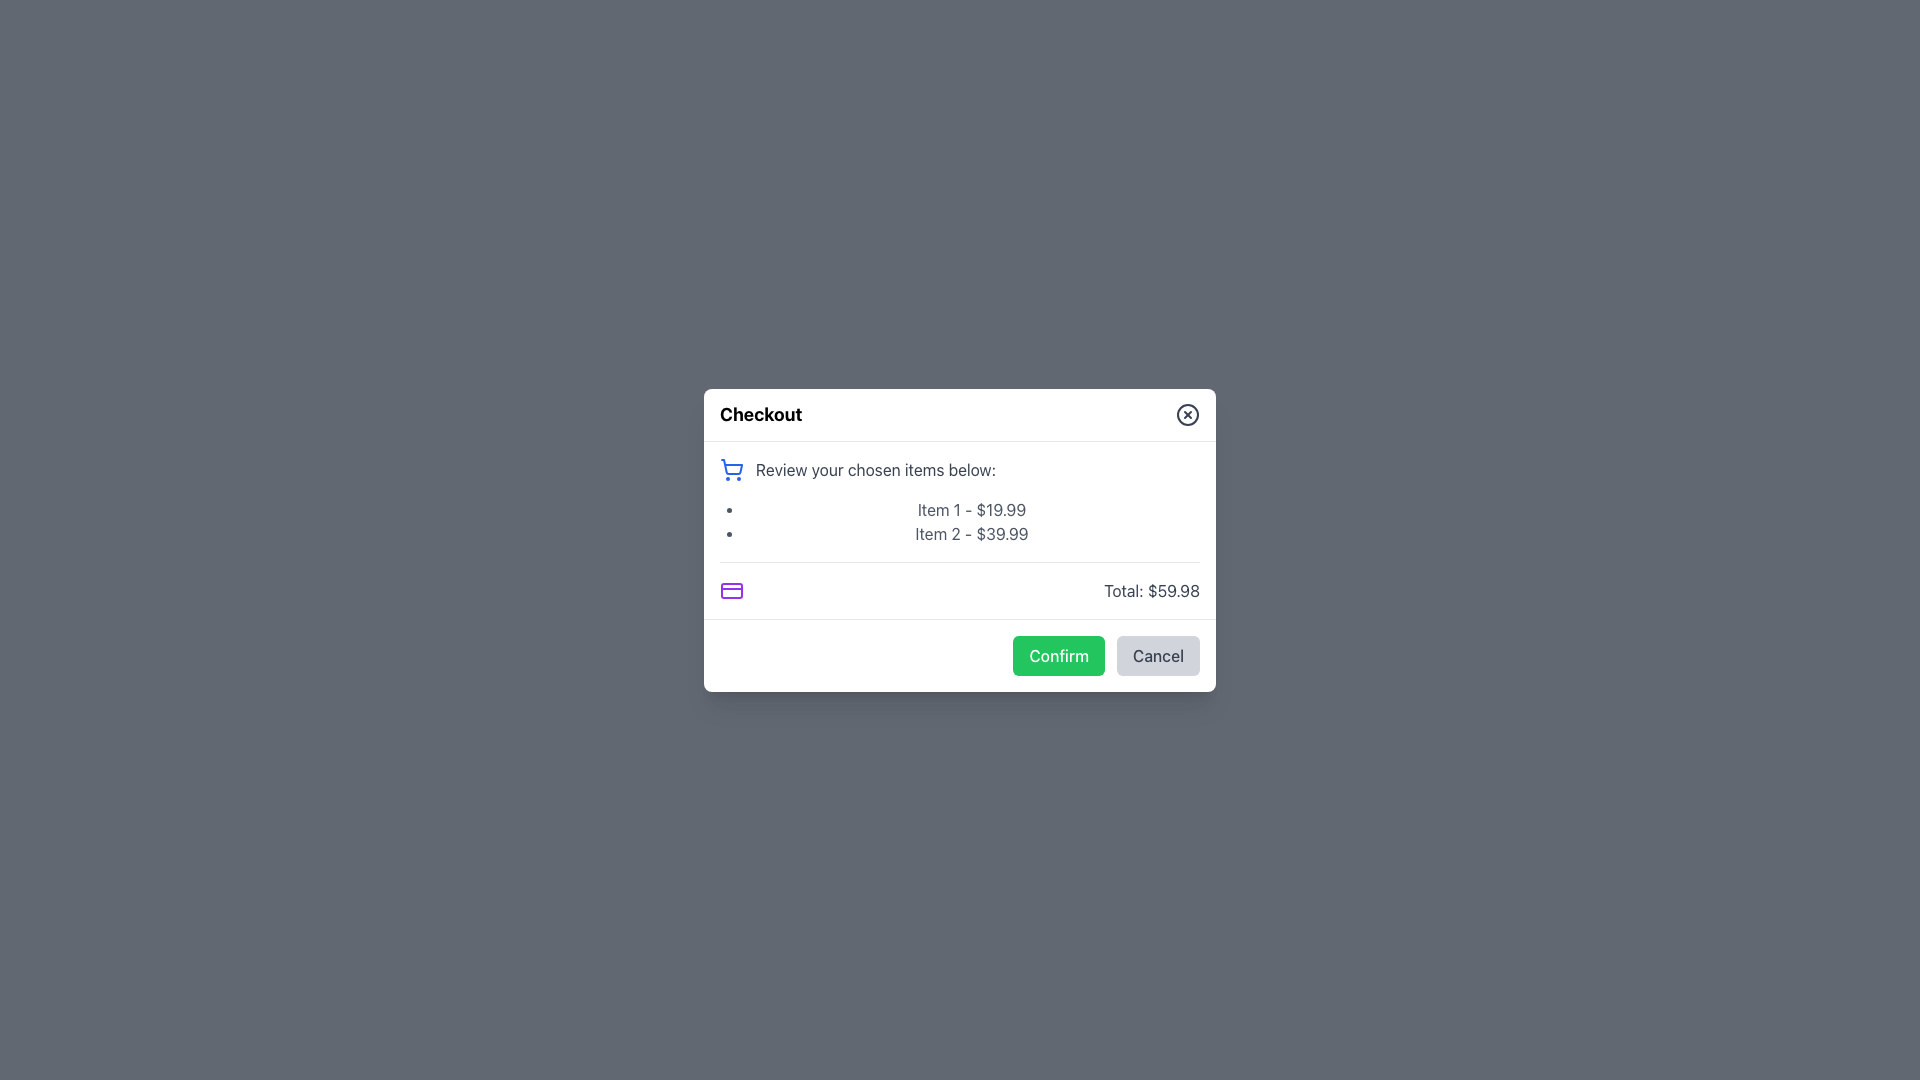  What do you see at coordinates (971, 508) in the screenshot?
I see `the first item in the checkout summary bulleted list displaying the name and price of an item, which is located at the center of the checkout summary card` at bounding box center [971, 508].